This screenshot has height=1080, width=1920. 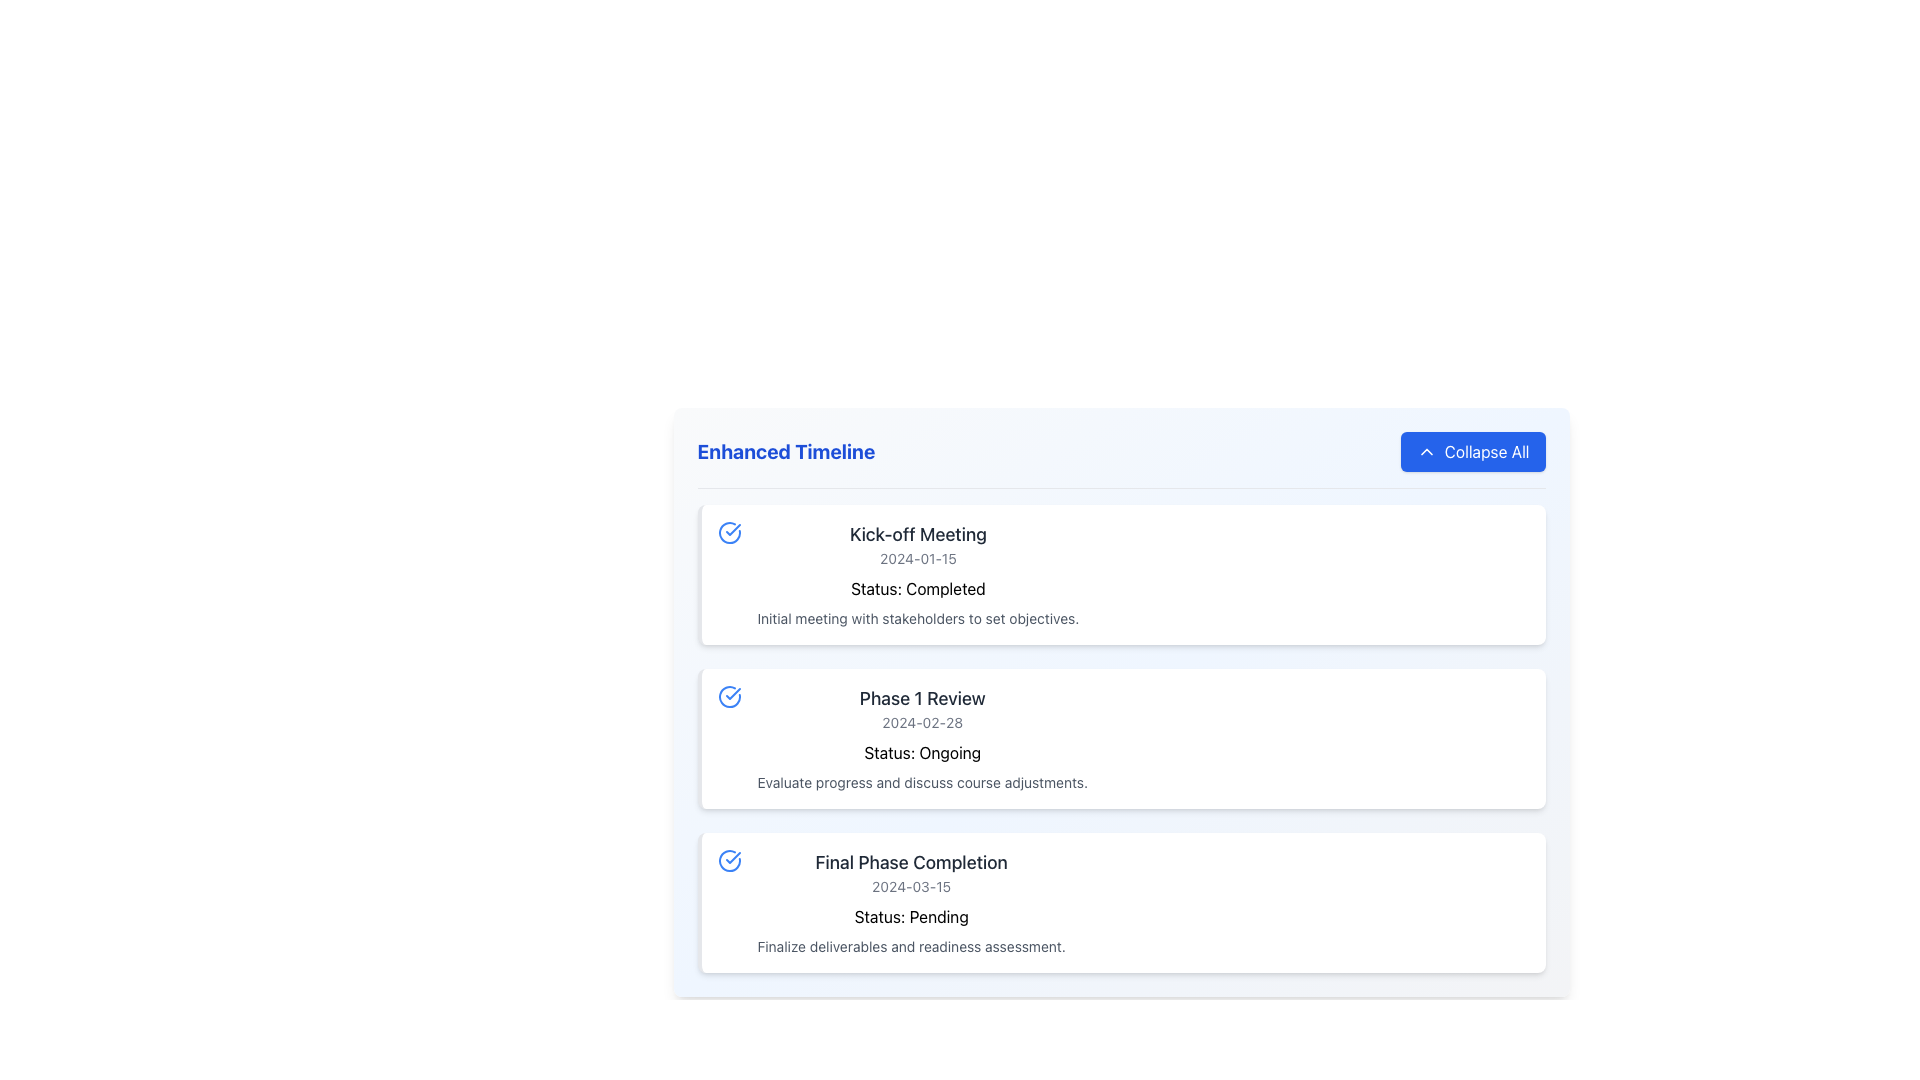 I want to click on the circular icon with a blue border and white checkmark, indicating completed status, located at the leftmost position of the 'Kick-off Meeting' card, so click(x=728, y=531).